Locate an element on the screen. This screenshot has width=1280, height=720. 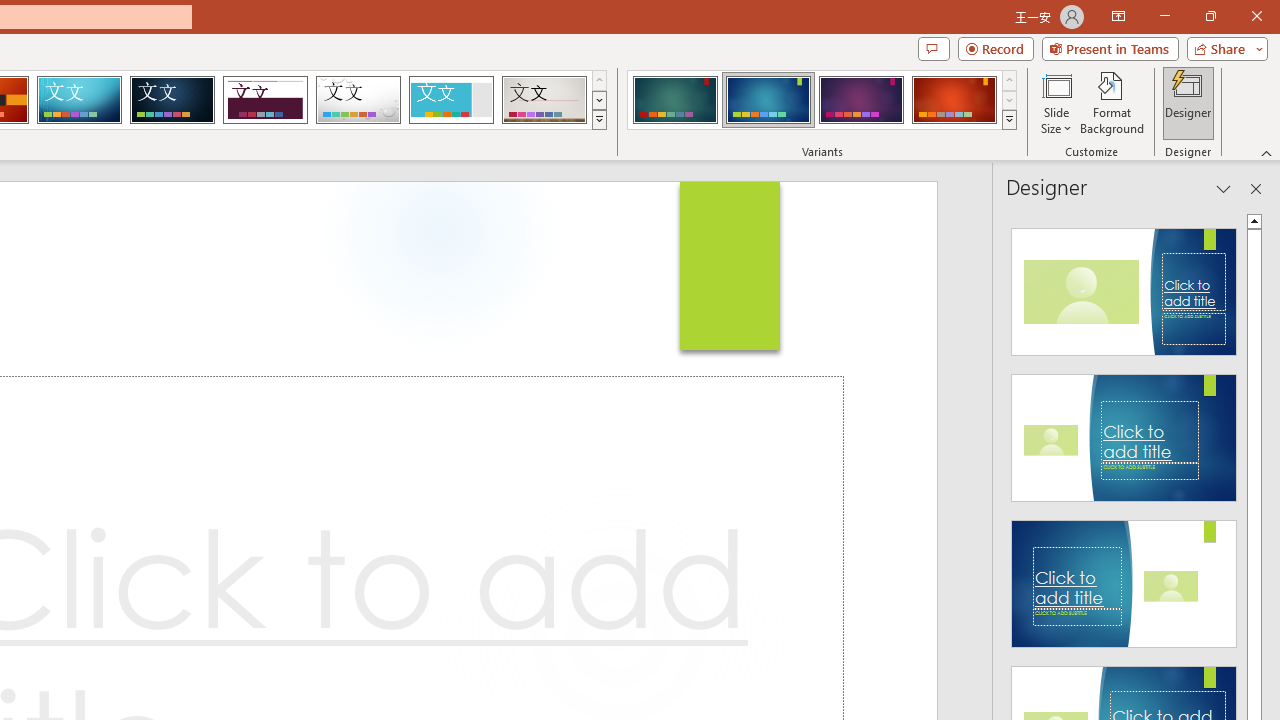
'Slide Size' is located at coordinates (1055, 103).